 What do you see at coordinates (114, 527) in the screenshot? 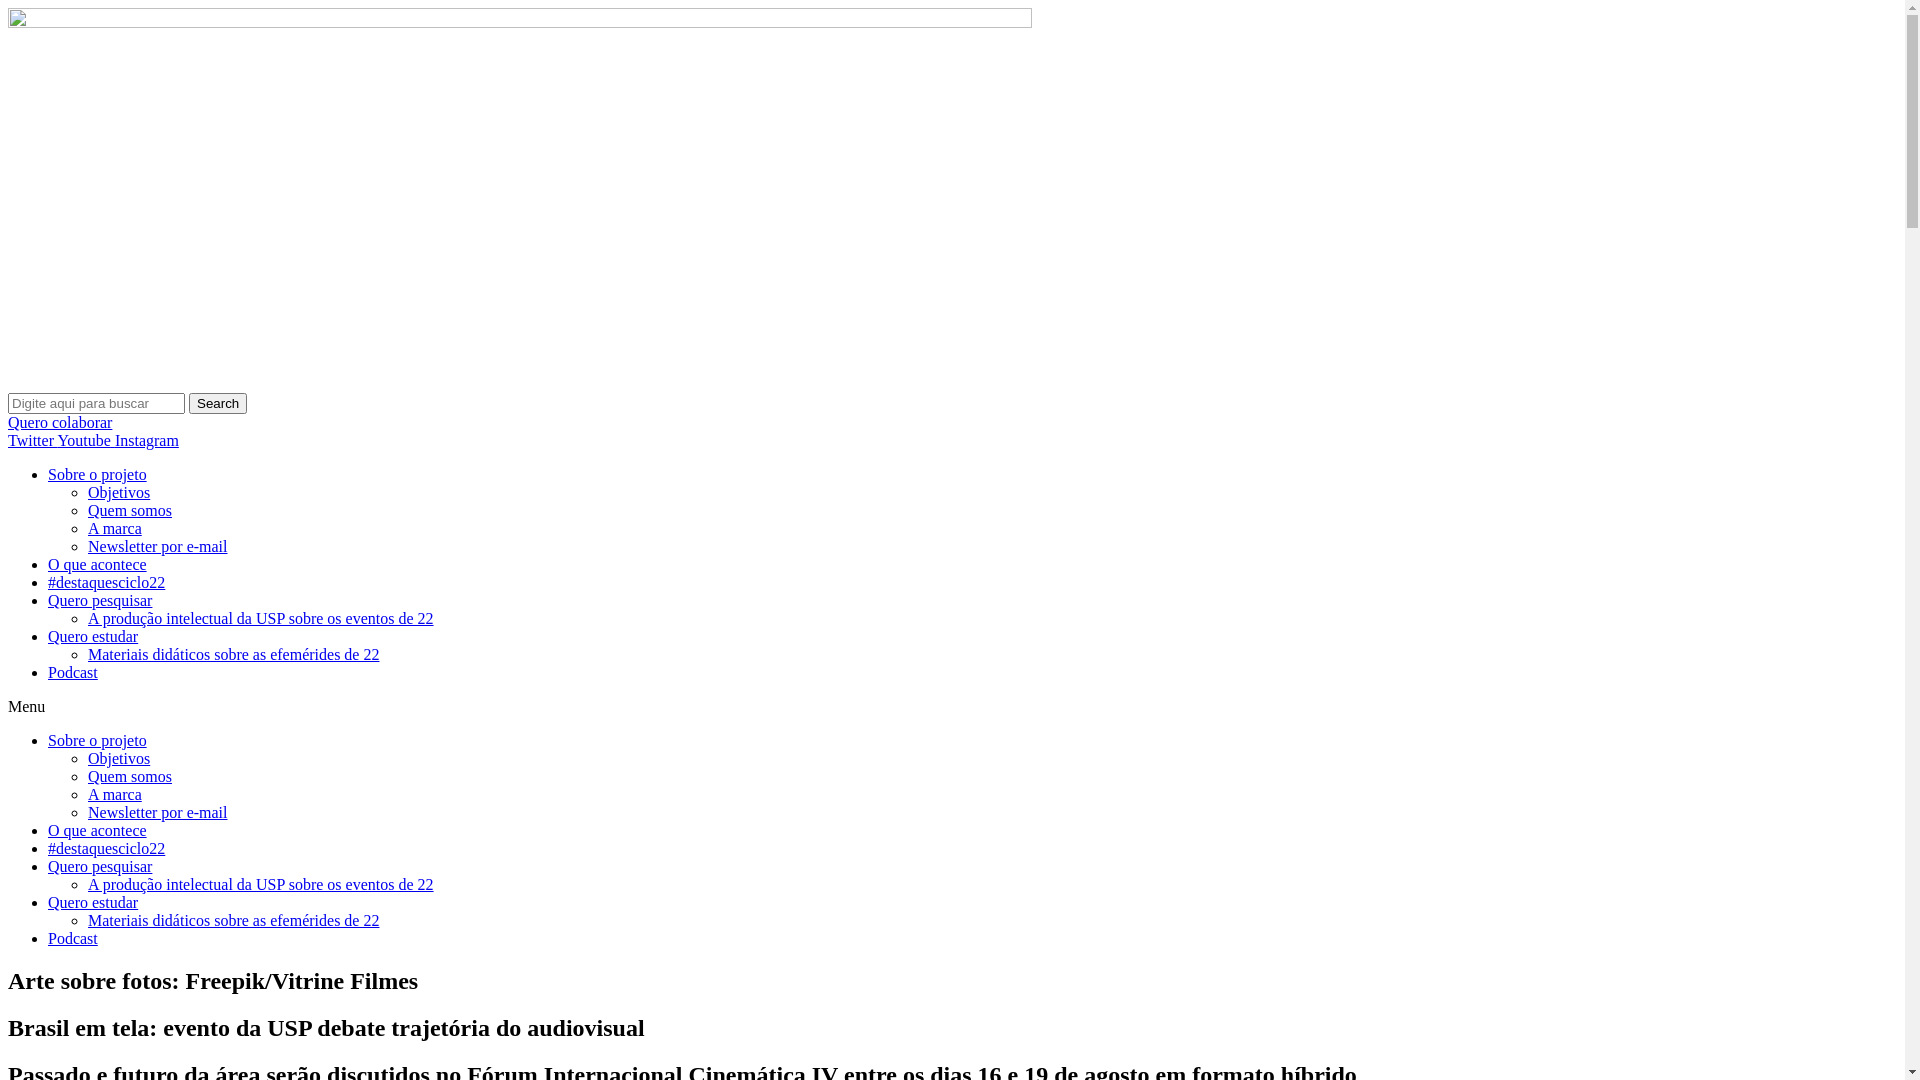
I see `'A marca'` at bounding box center [114, 527].